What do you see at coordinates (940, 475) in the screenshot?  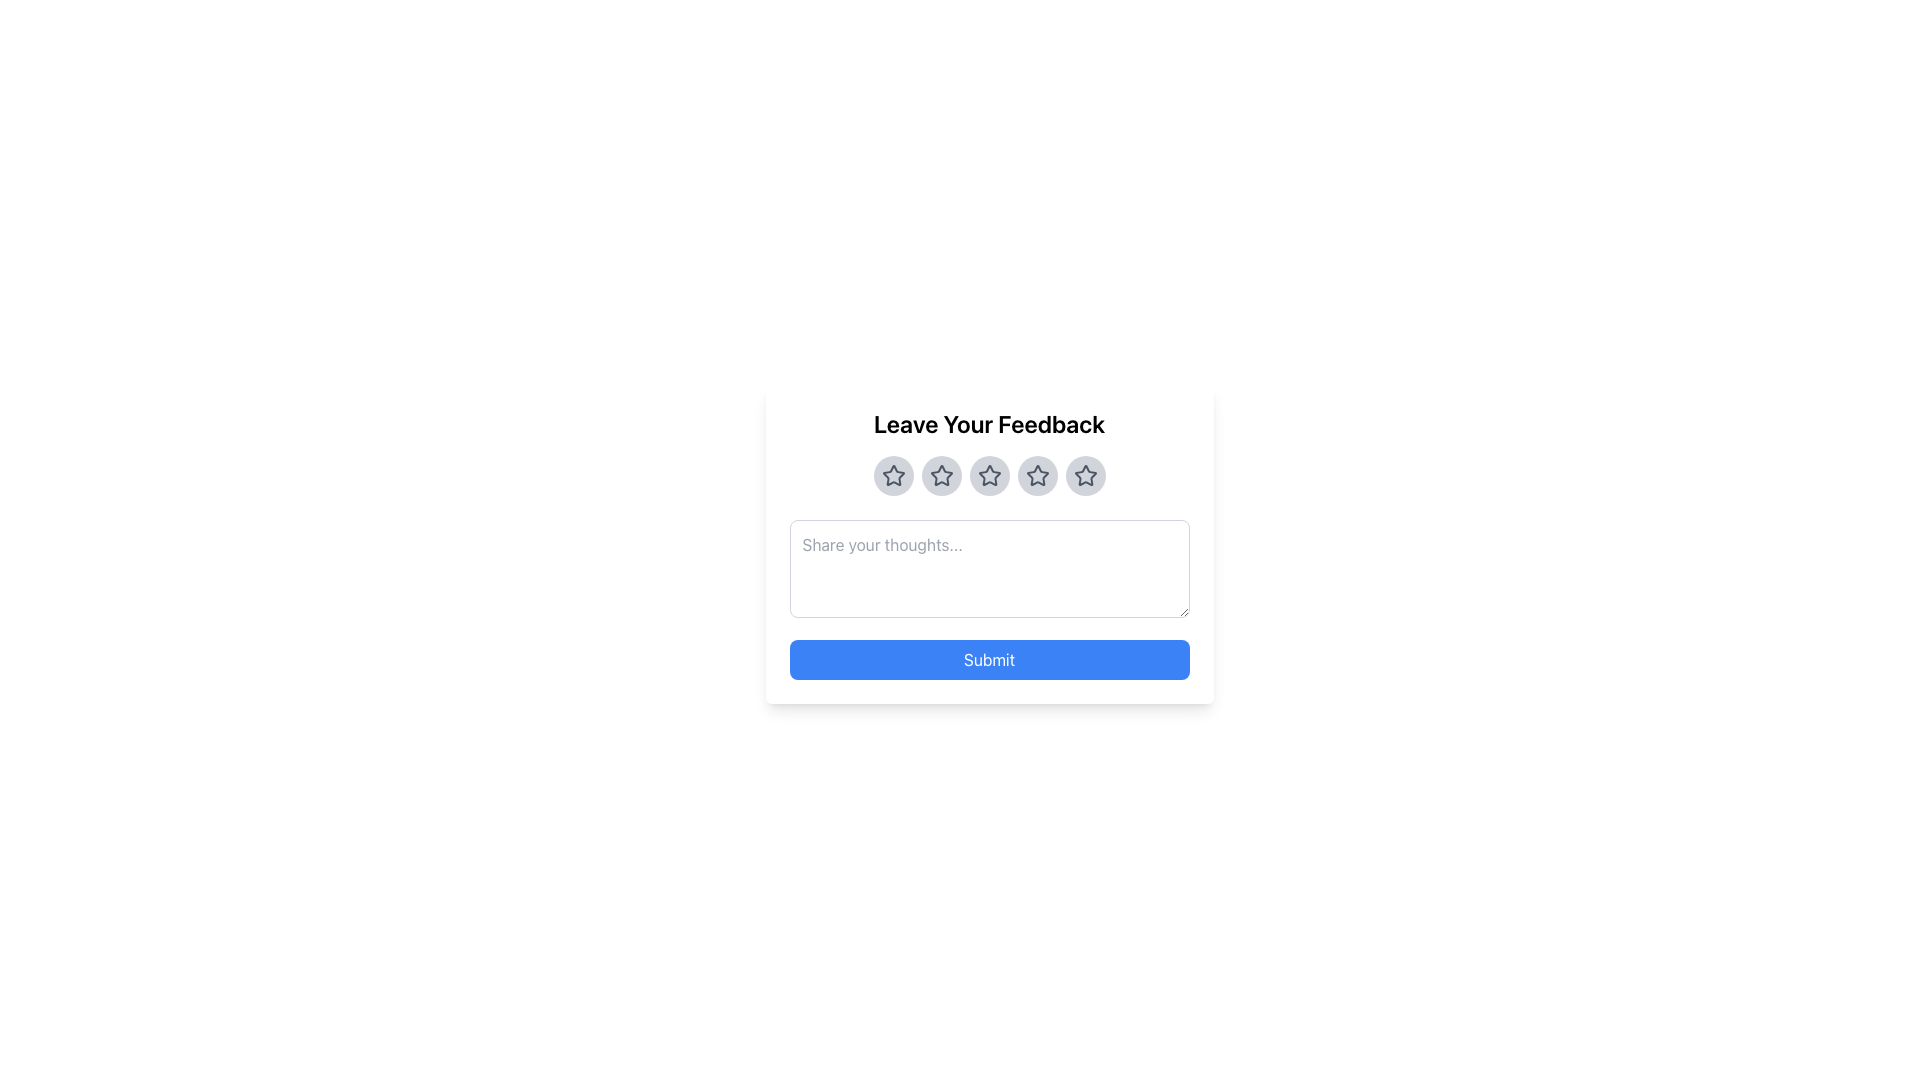 I see `the second star icon with a gray outline and hollow center, positioned below the 'Leave Your Feedback' title` at bounding box center [940, 475].